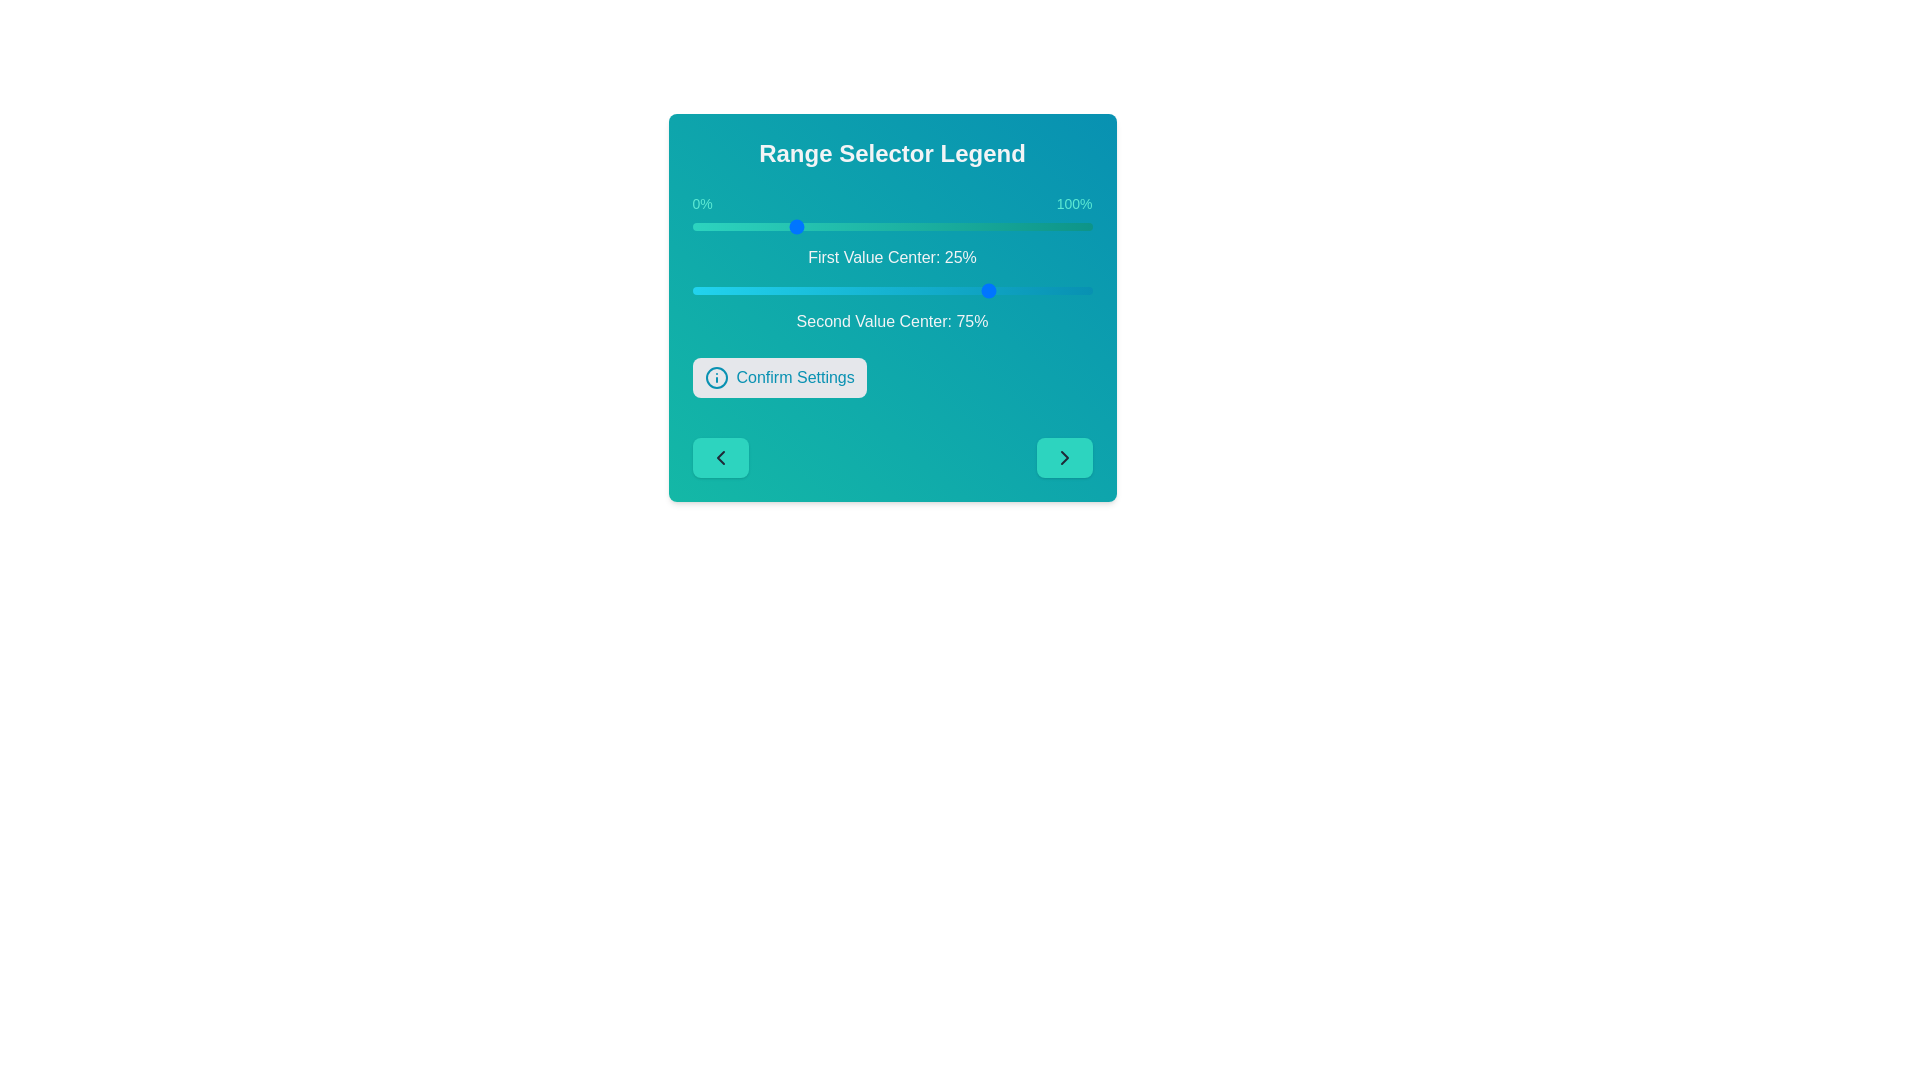 The height and width of the screenshot is (1080, 1920). What do you see at coordinates (887, 226) in the screenshot?
I see `the slider value` at bounding box center [887, 226].